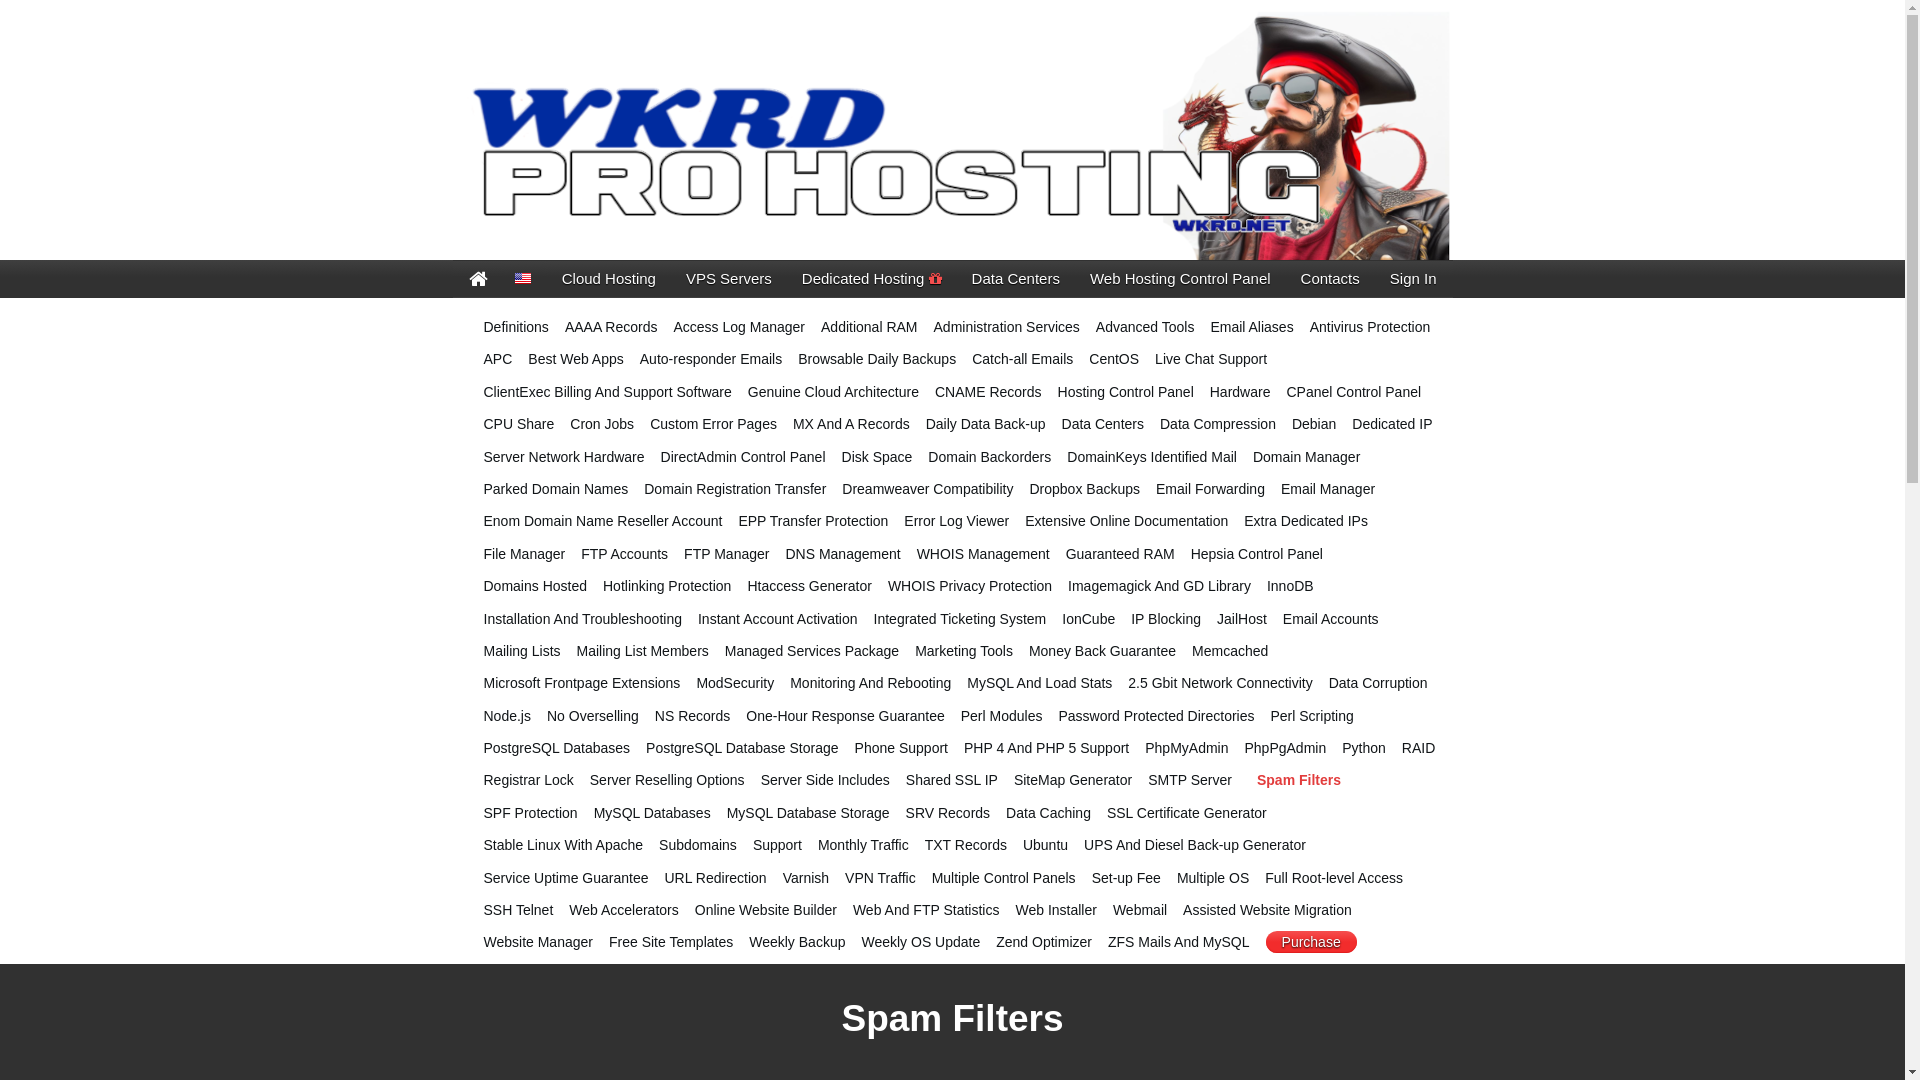 This screenshot has width=1920, height=1080. Describe the element at coordinates (1269, 715) in the screenshot. I see `'Perl Scripting'` at that location.